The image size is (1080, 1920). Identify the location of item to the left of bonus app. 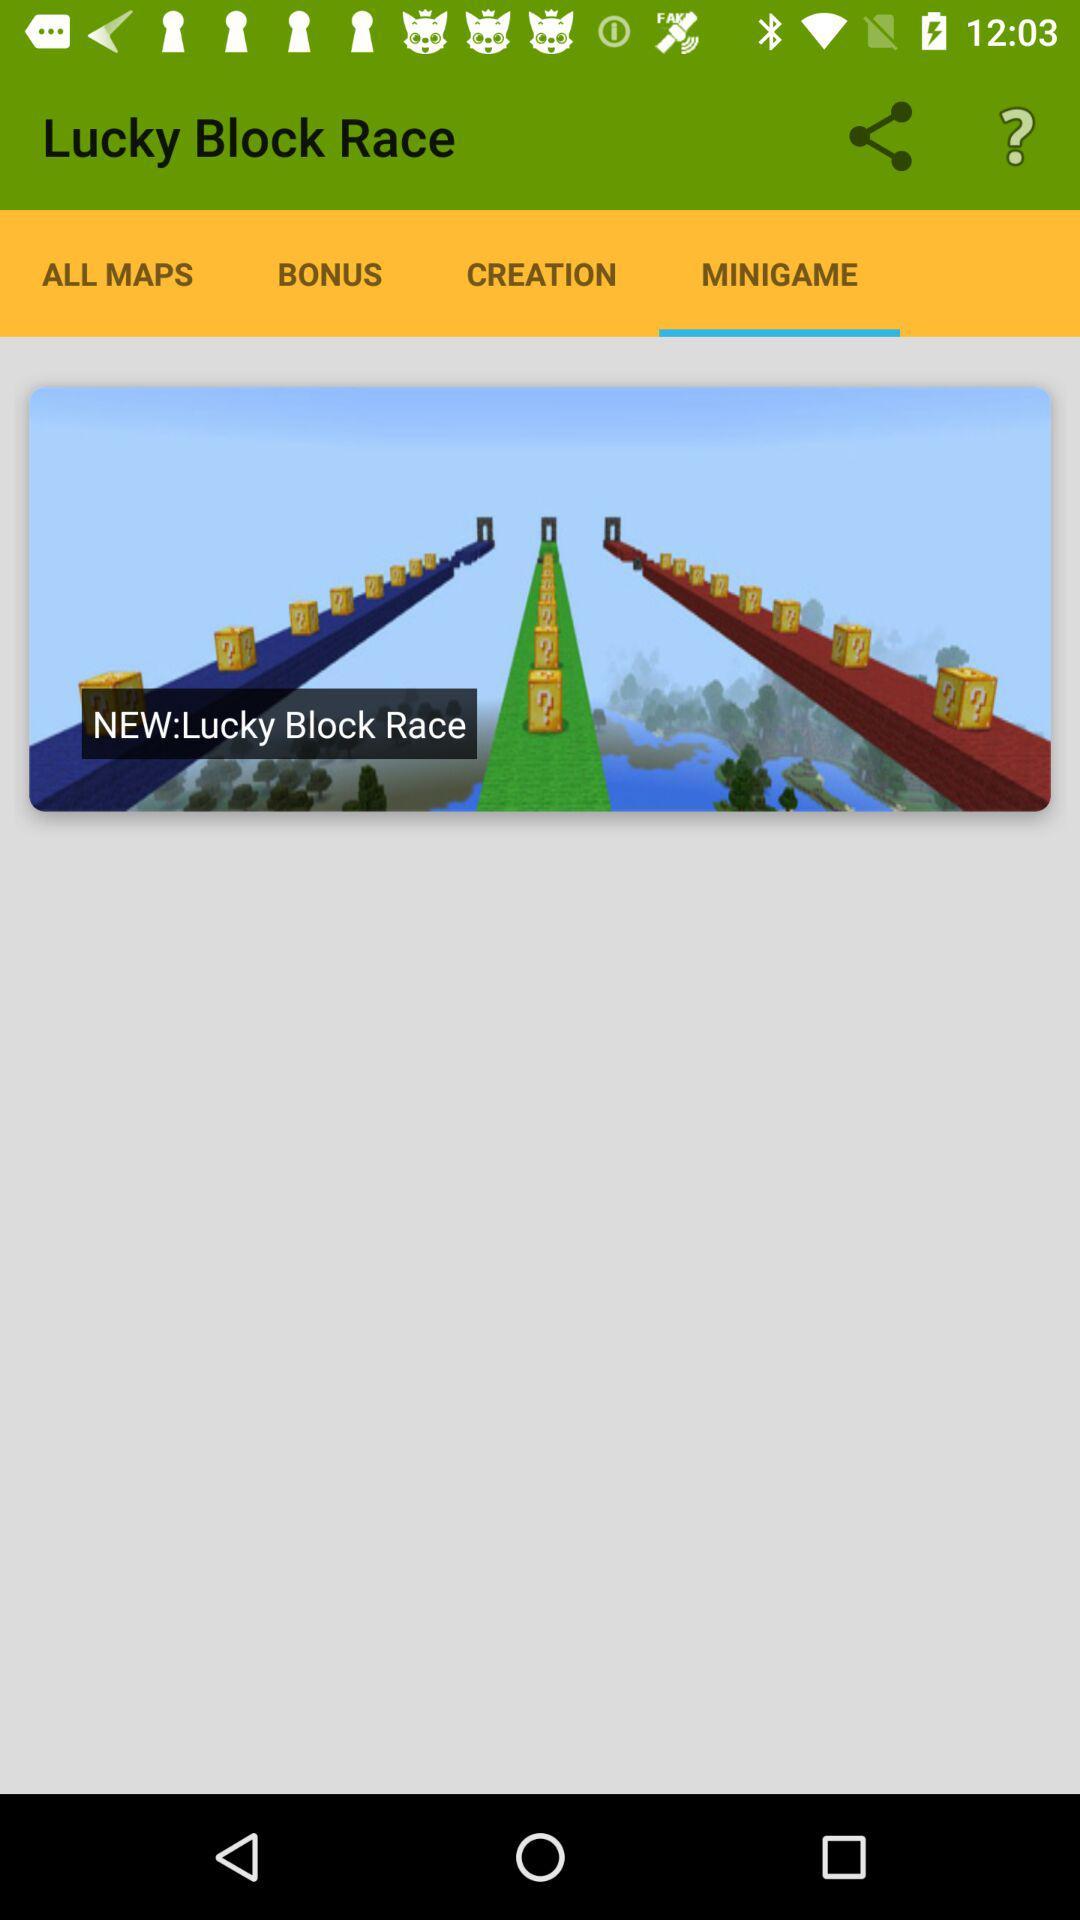
(117, 272).